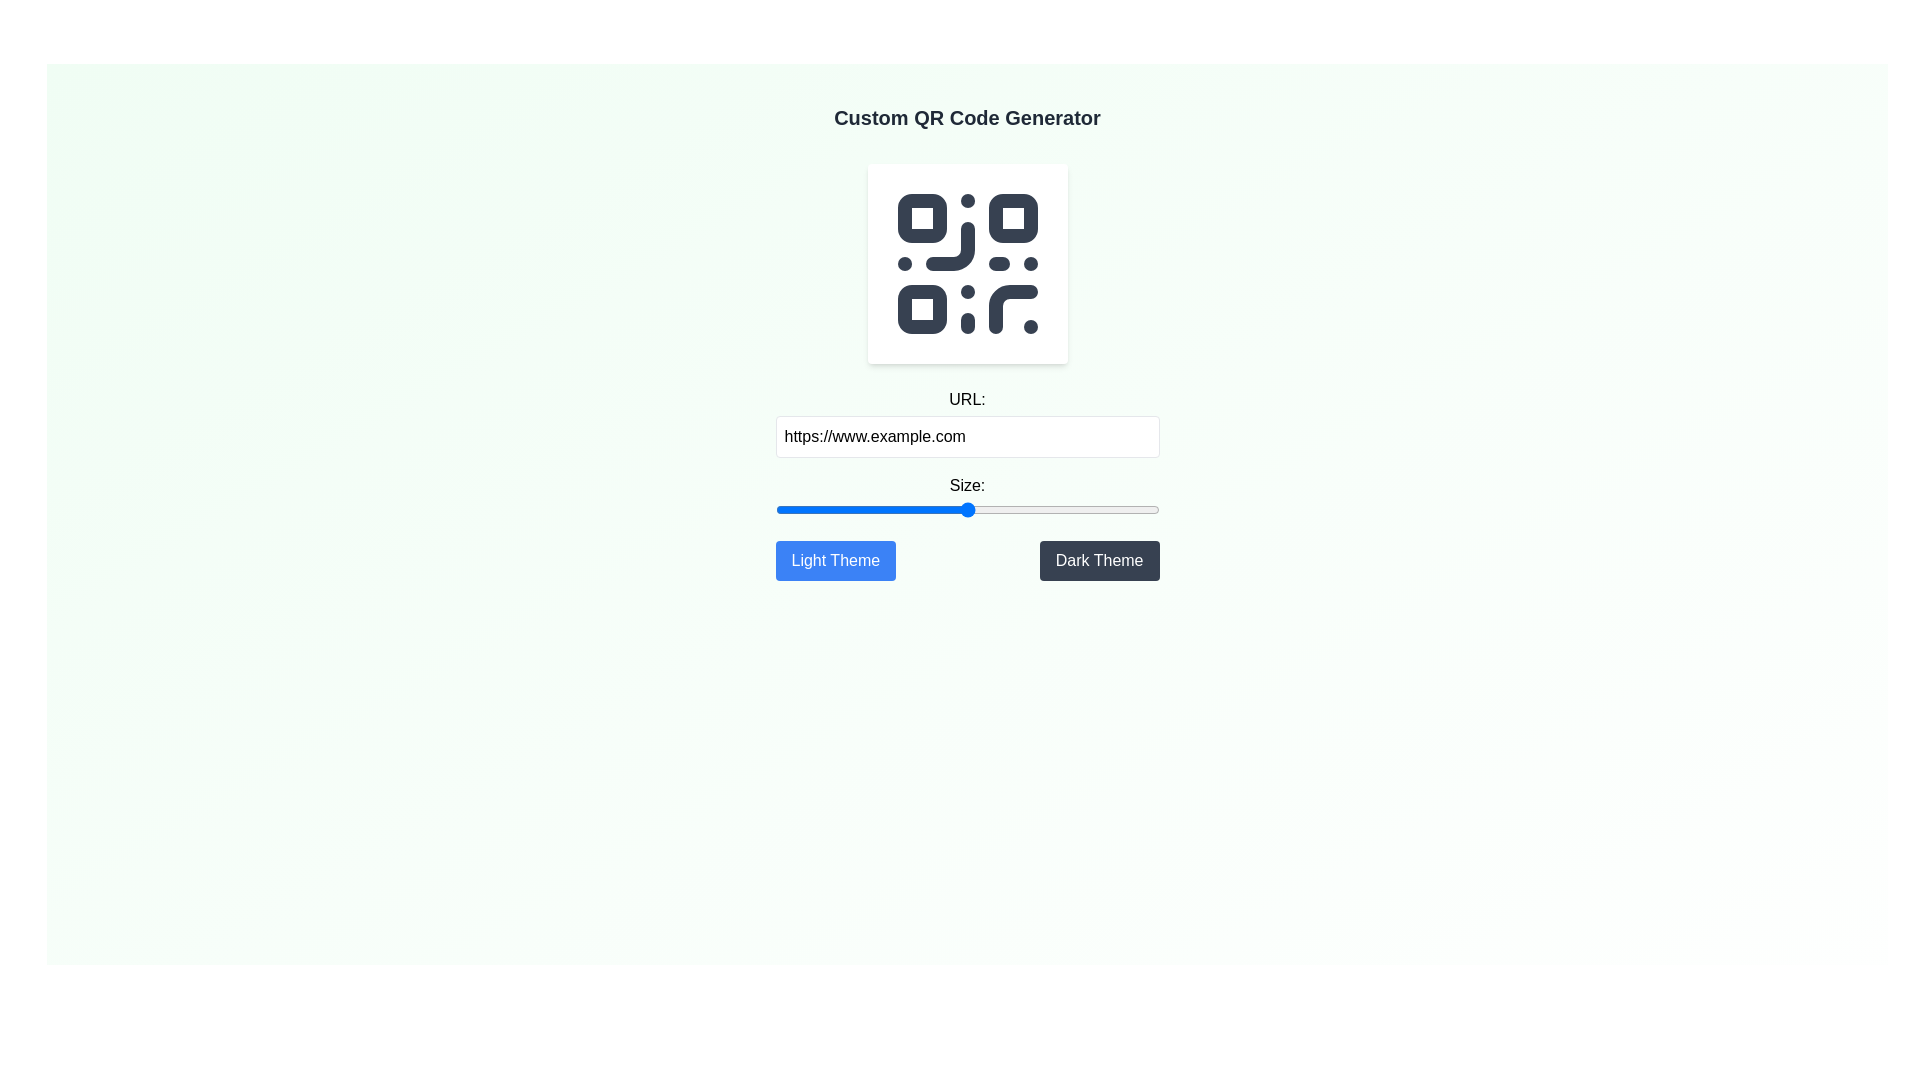 Image resolution: width=1920 pixels, height=1080 pixels. I want to click on the QR code display located centrally beneath the 'Custom QR Code Generator' title and above the 'URL:' input field, so click(967, 262).